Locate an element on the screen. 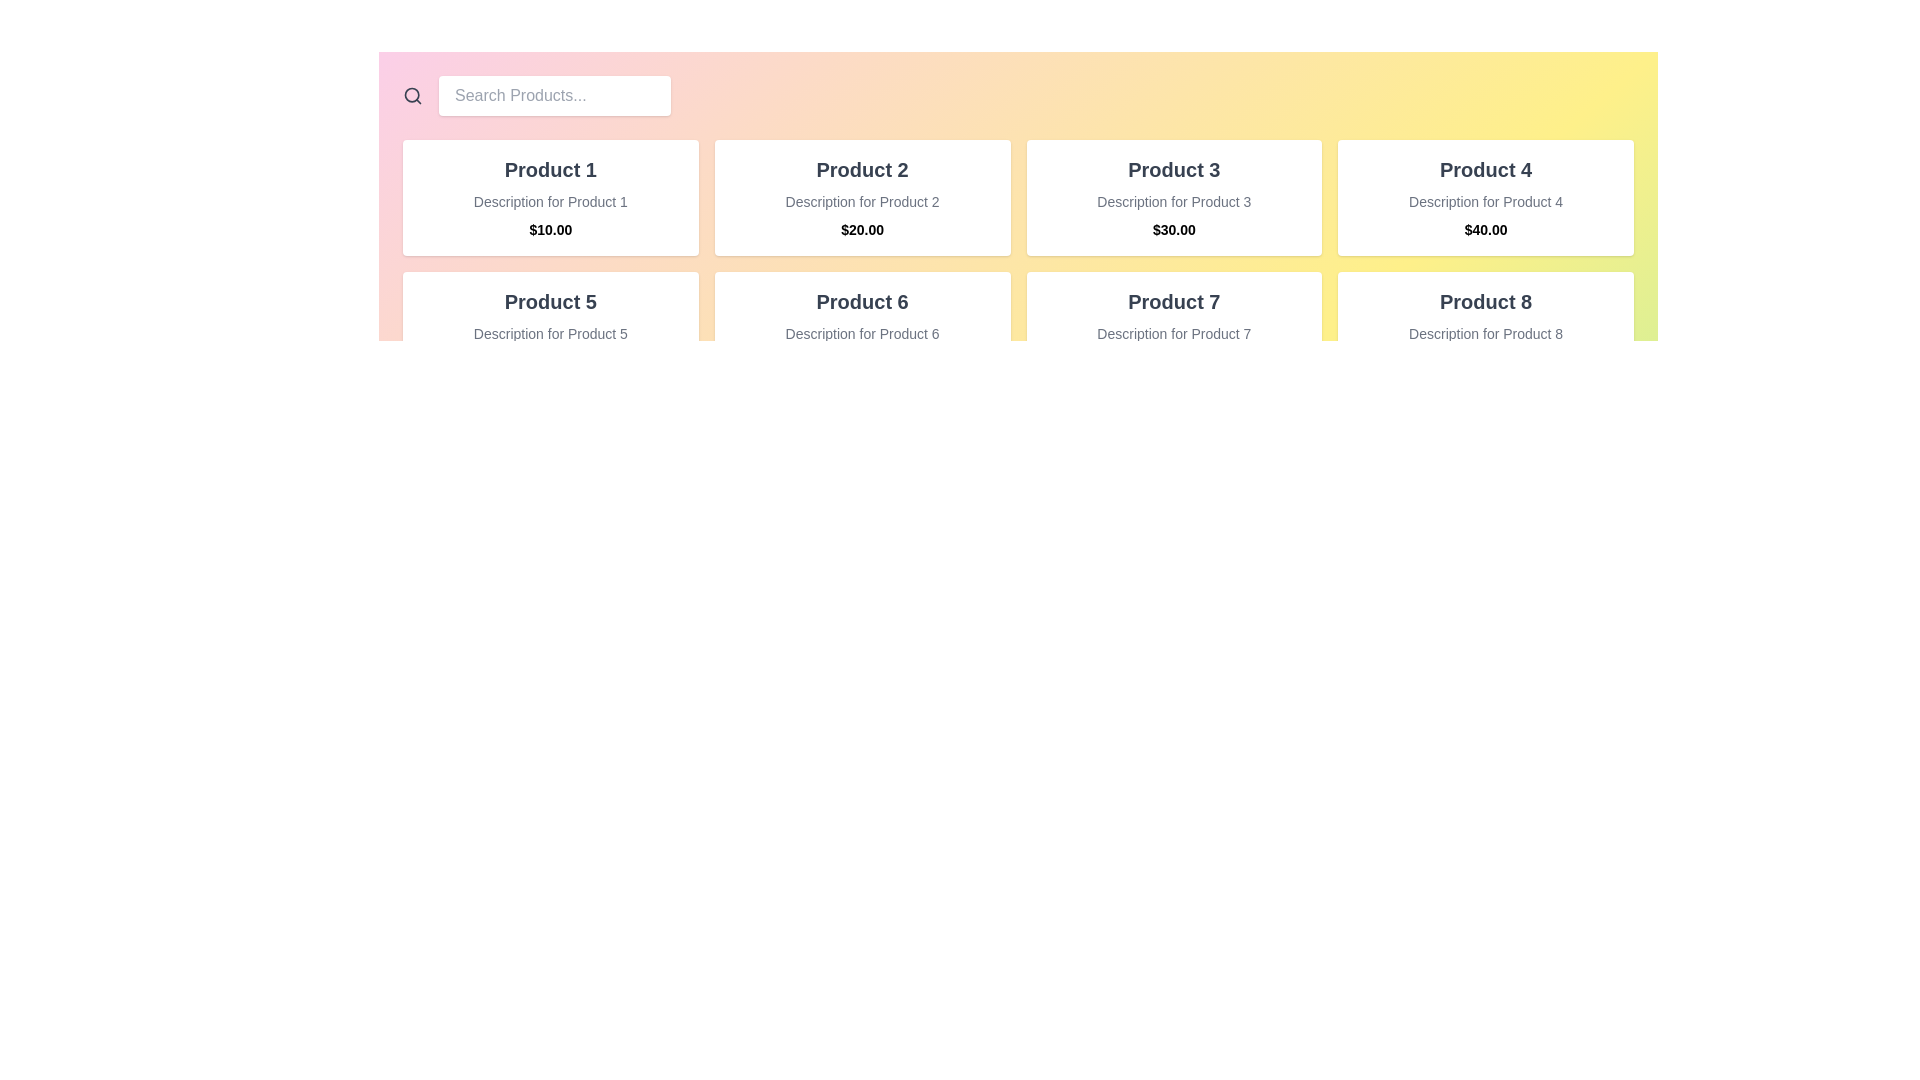 Image resolution: width=1920 pixels, height=1080 pixels. the first product card in the grid is located at coordinates (550, 197).